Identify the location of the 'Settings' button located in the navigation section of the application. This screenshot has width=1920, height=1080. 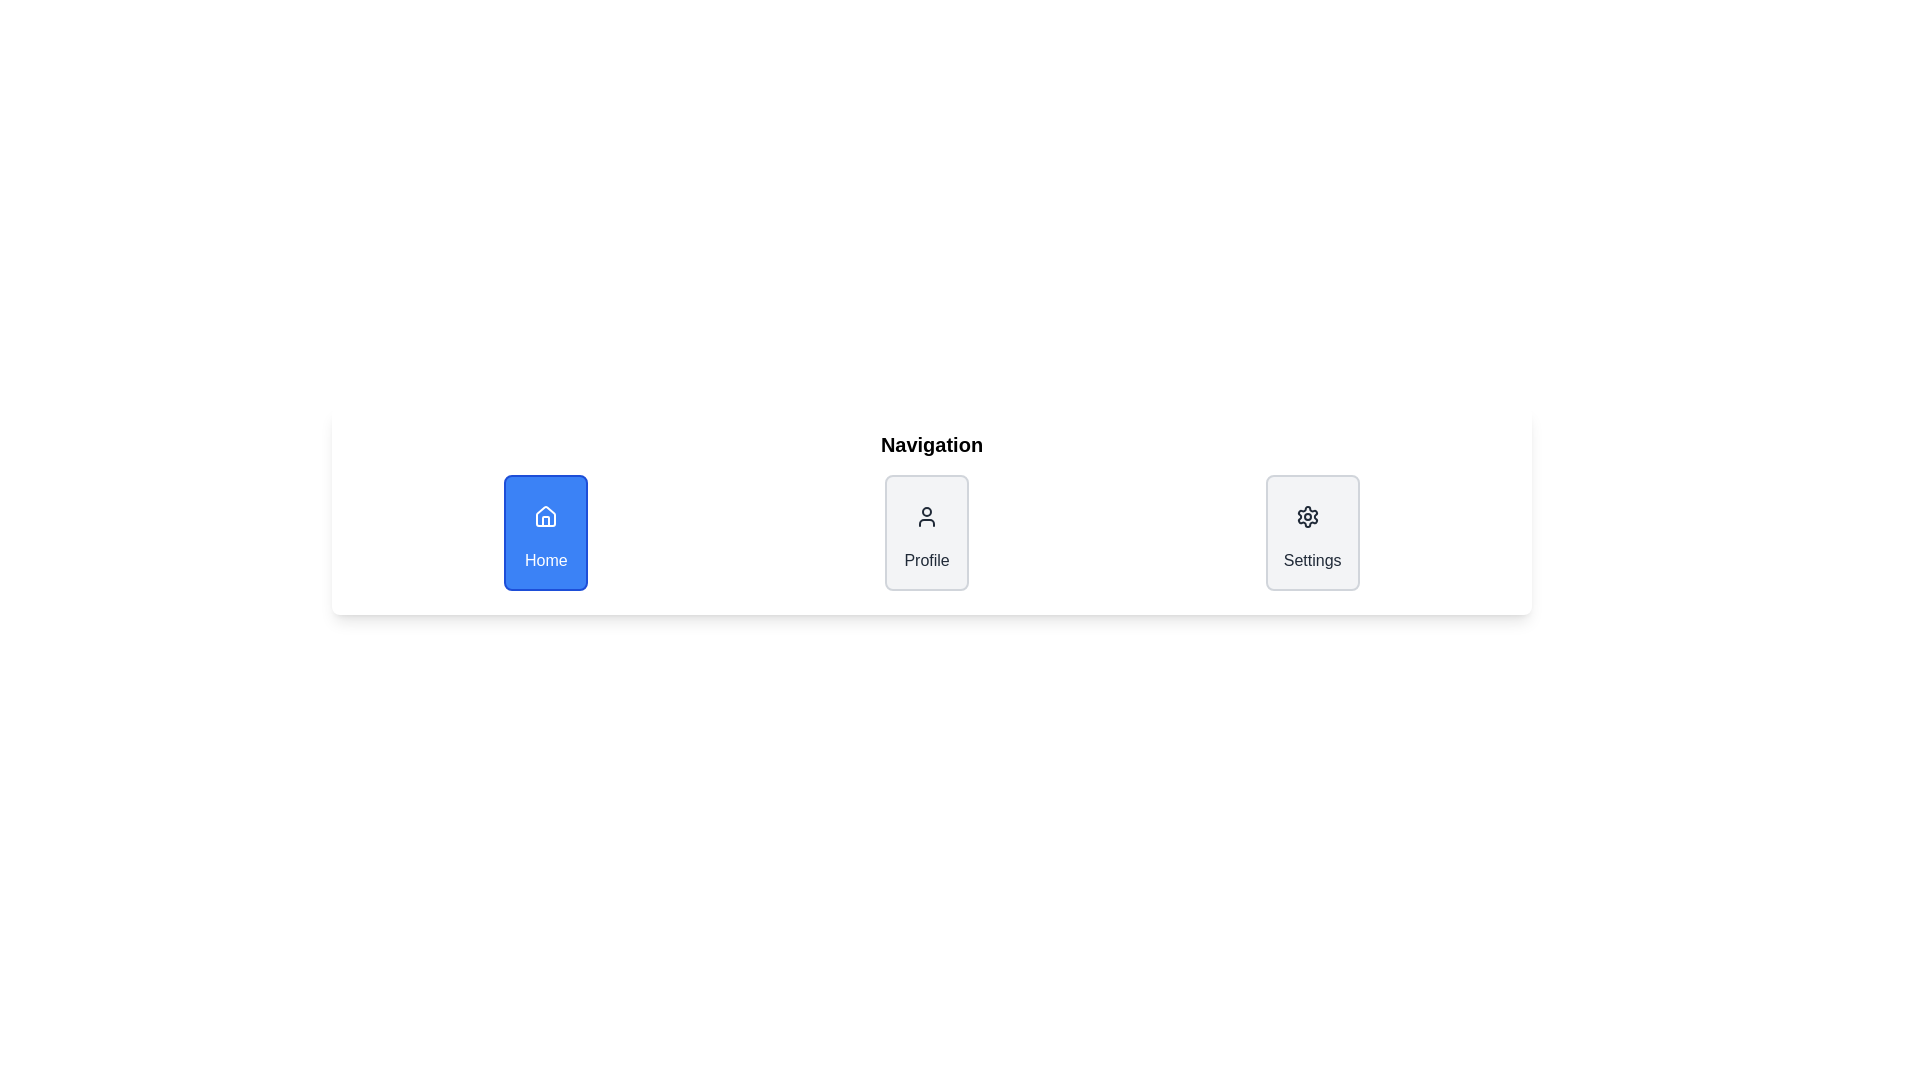
(1312, 531).